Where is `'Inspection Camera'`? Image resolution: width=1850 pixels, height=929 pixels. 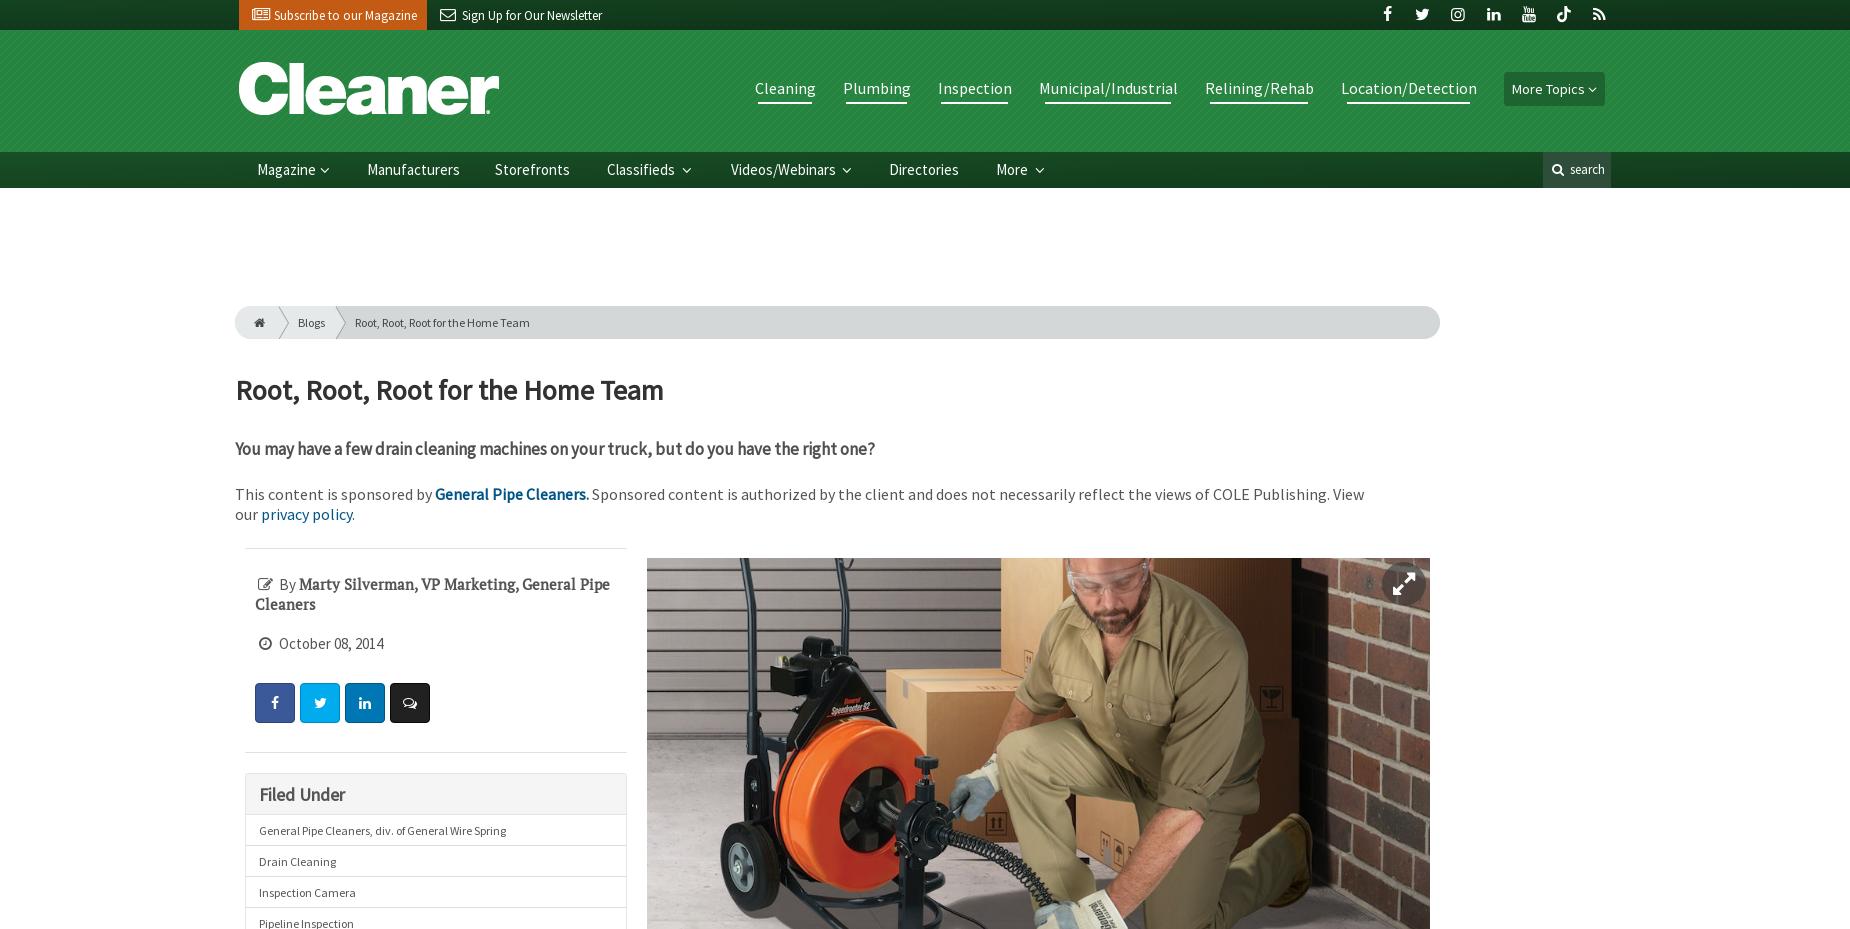 'Inspection Camera' is located at coordinates (305, 891).